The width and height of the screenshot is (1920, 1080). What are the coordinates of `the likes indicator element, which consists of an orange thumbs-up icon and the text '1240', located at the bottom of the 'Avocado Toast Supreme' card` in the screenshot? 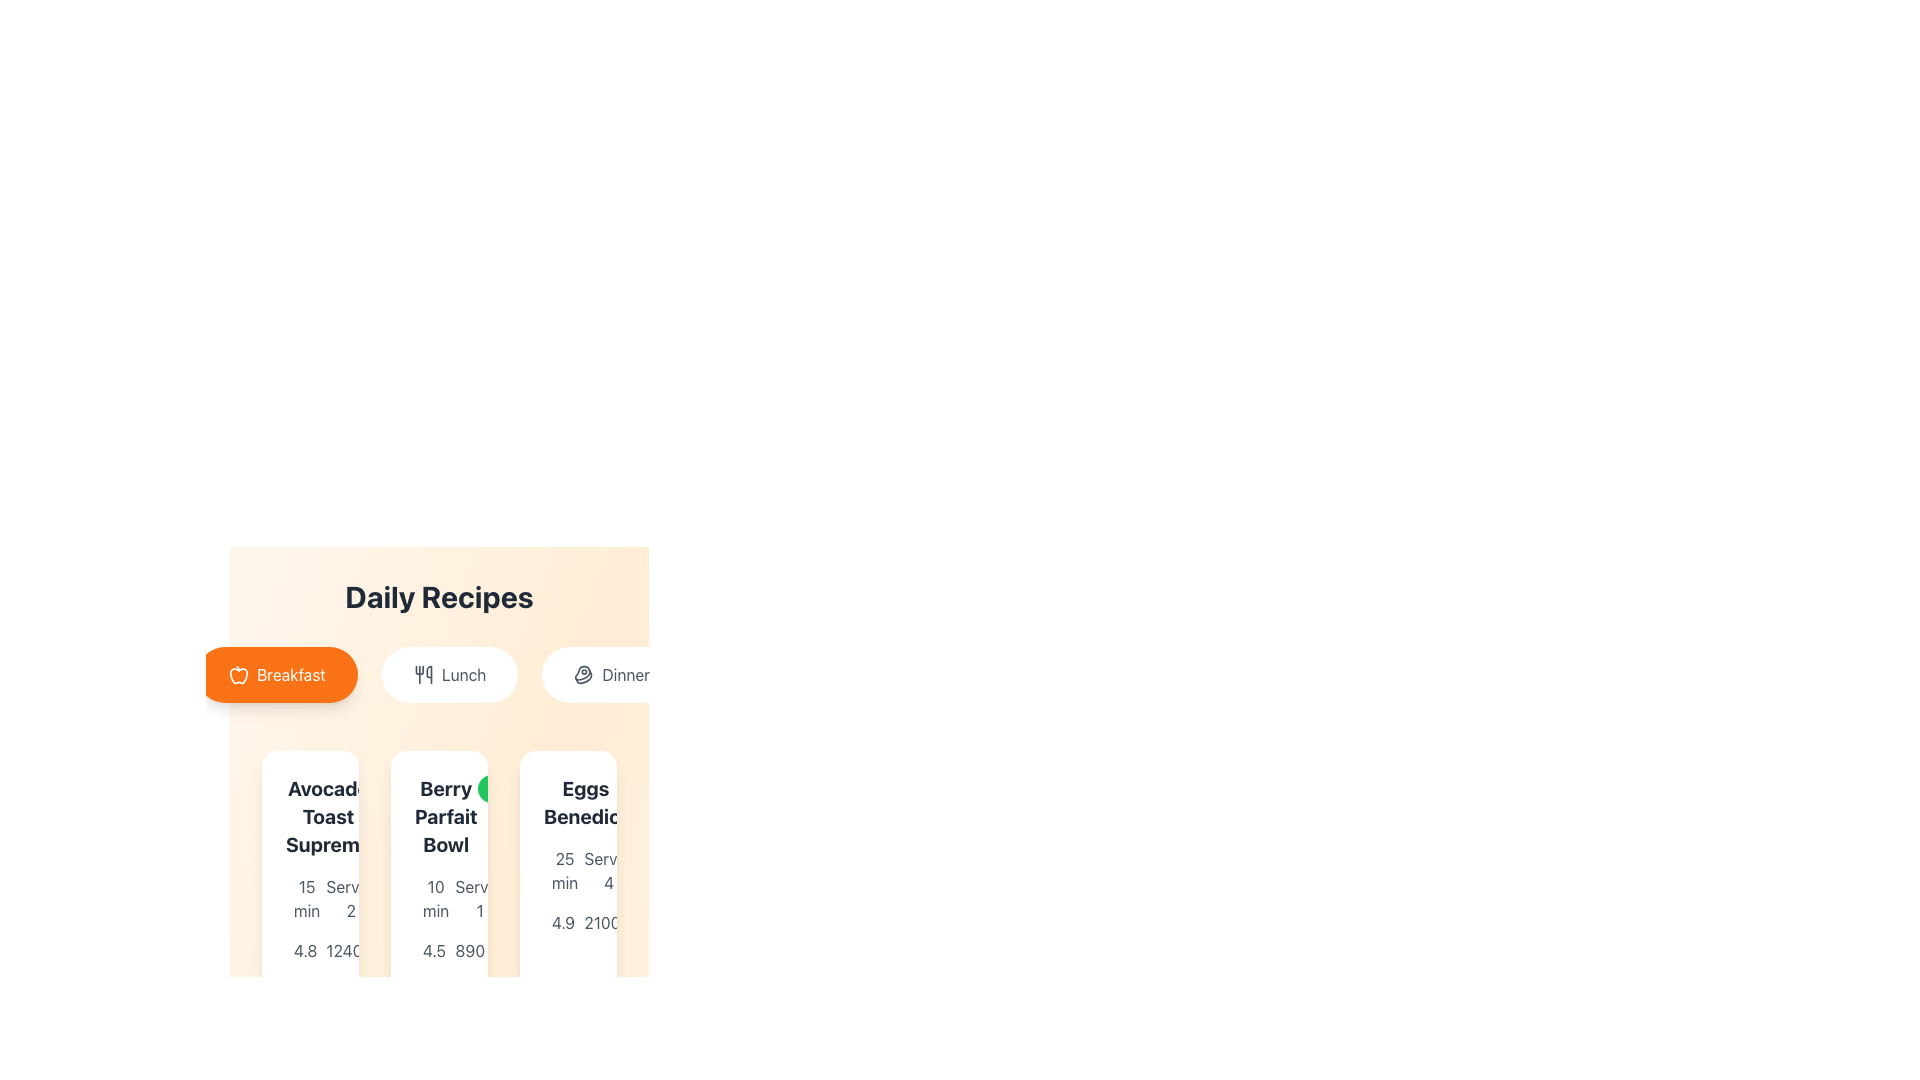 It's located at (326, 950).